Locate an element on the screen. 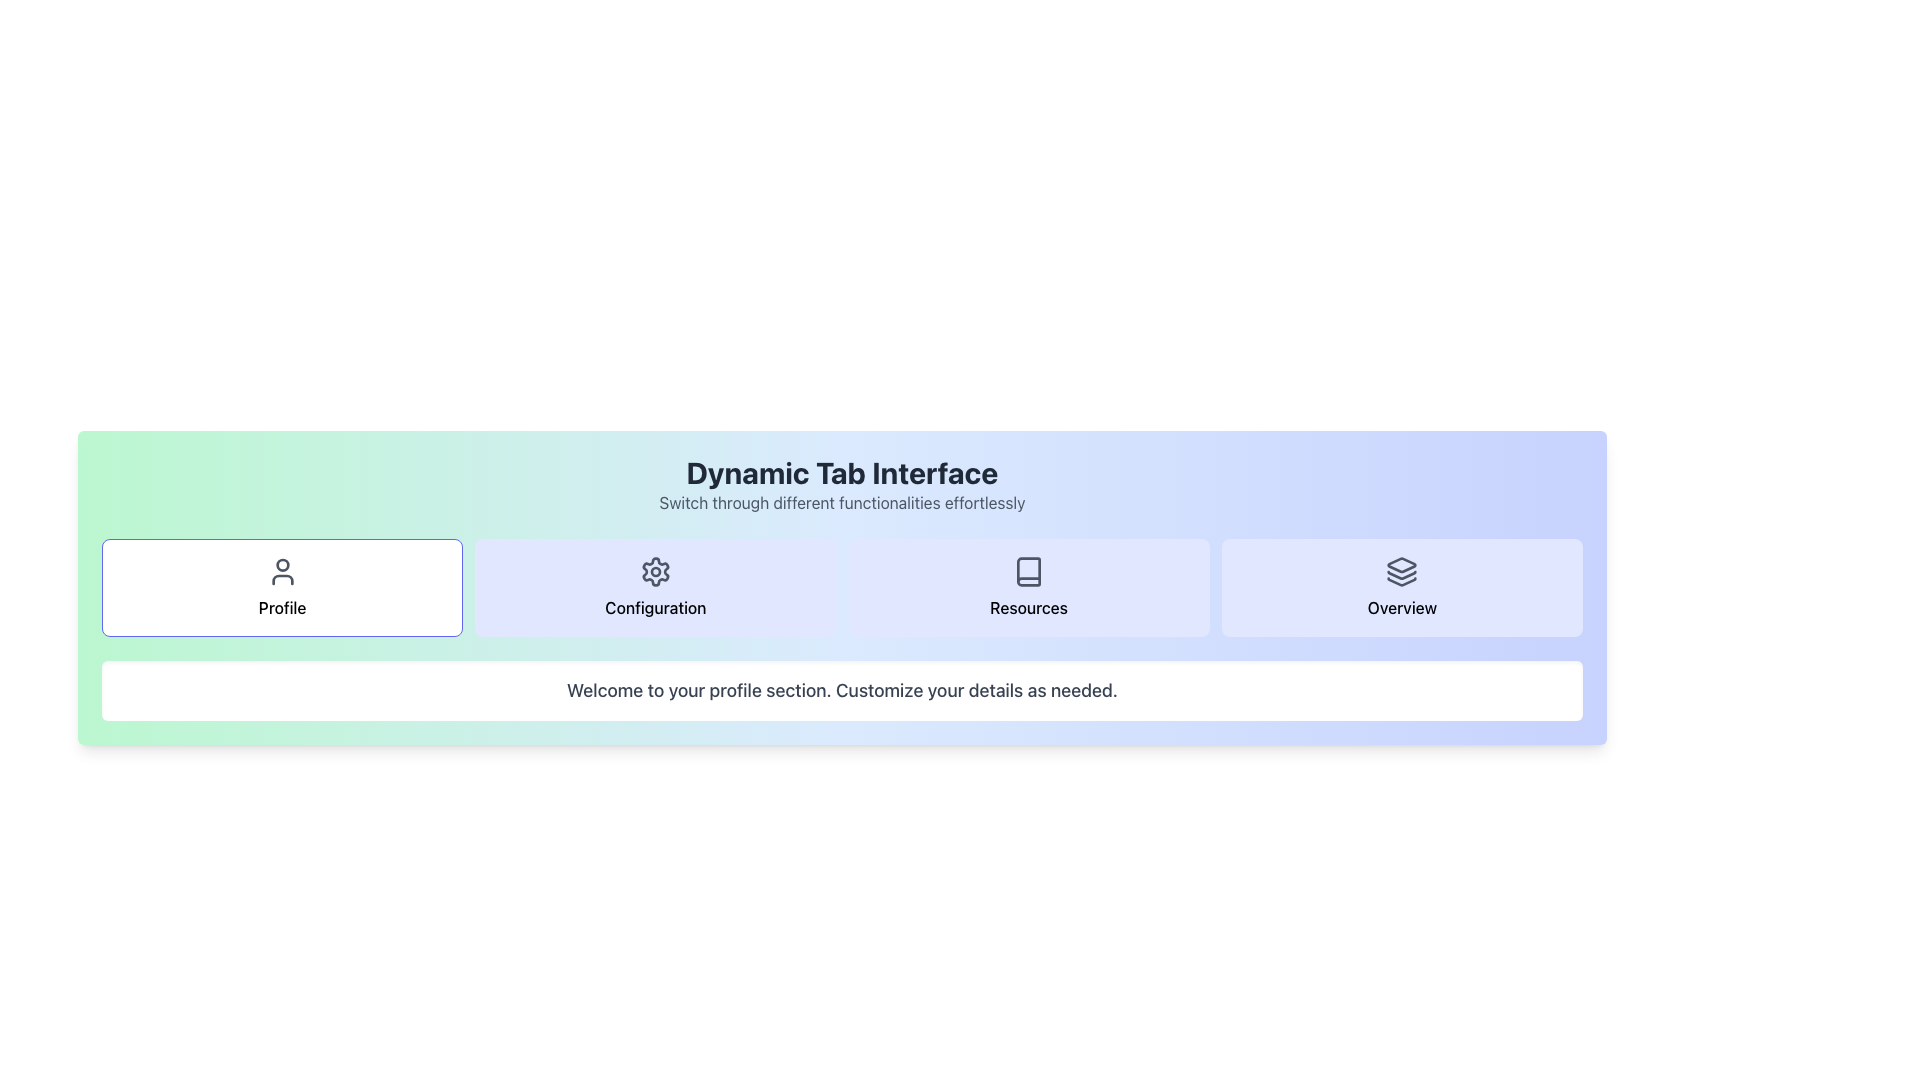 This screenshot has height=1080, width=1920. the text label indicating the Configuration section of the application interface, which provides a visual cue for users is located at coordinates (655, 607).